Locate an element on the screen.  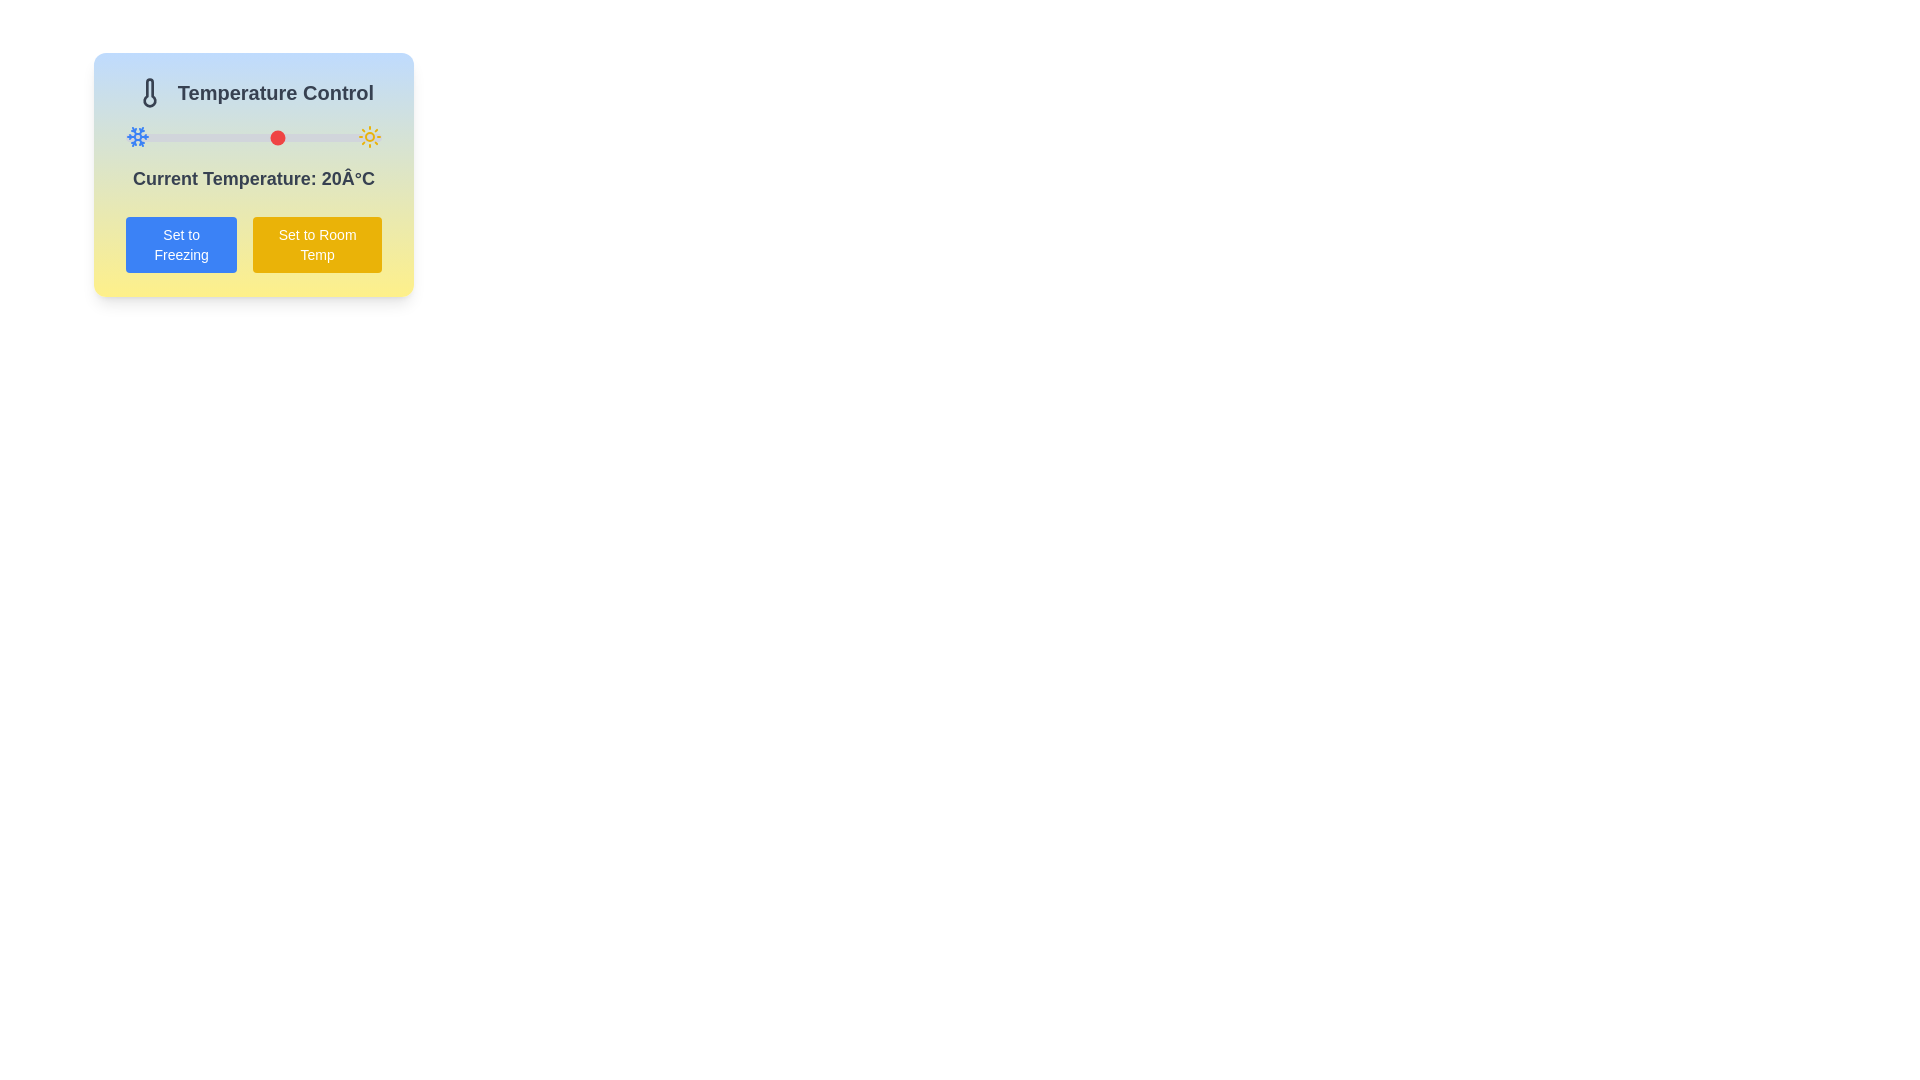
the temperature is located at coordinates (247, 137).